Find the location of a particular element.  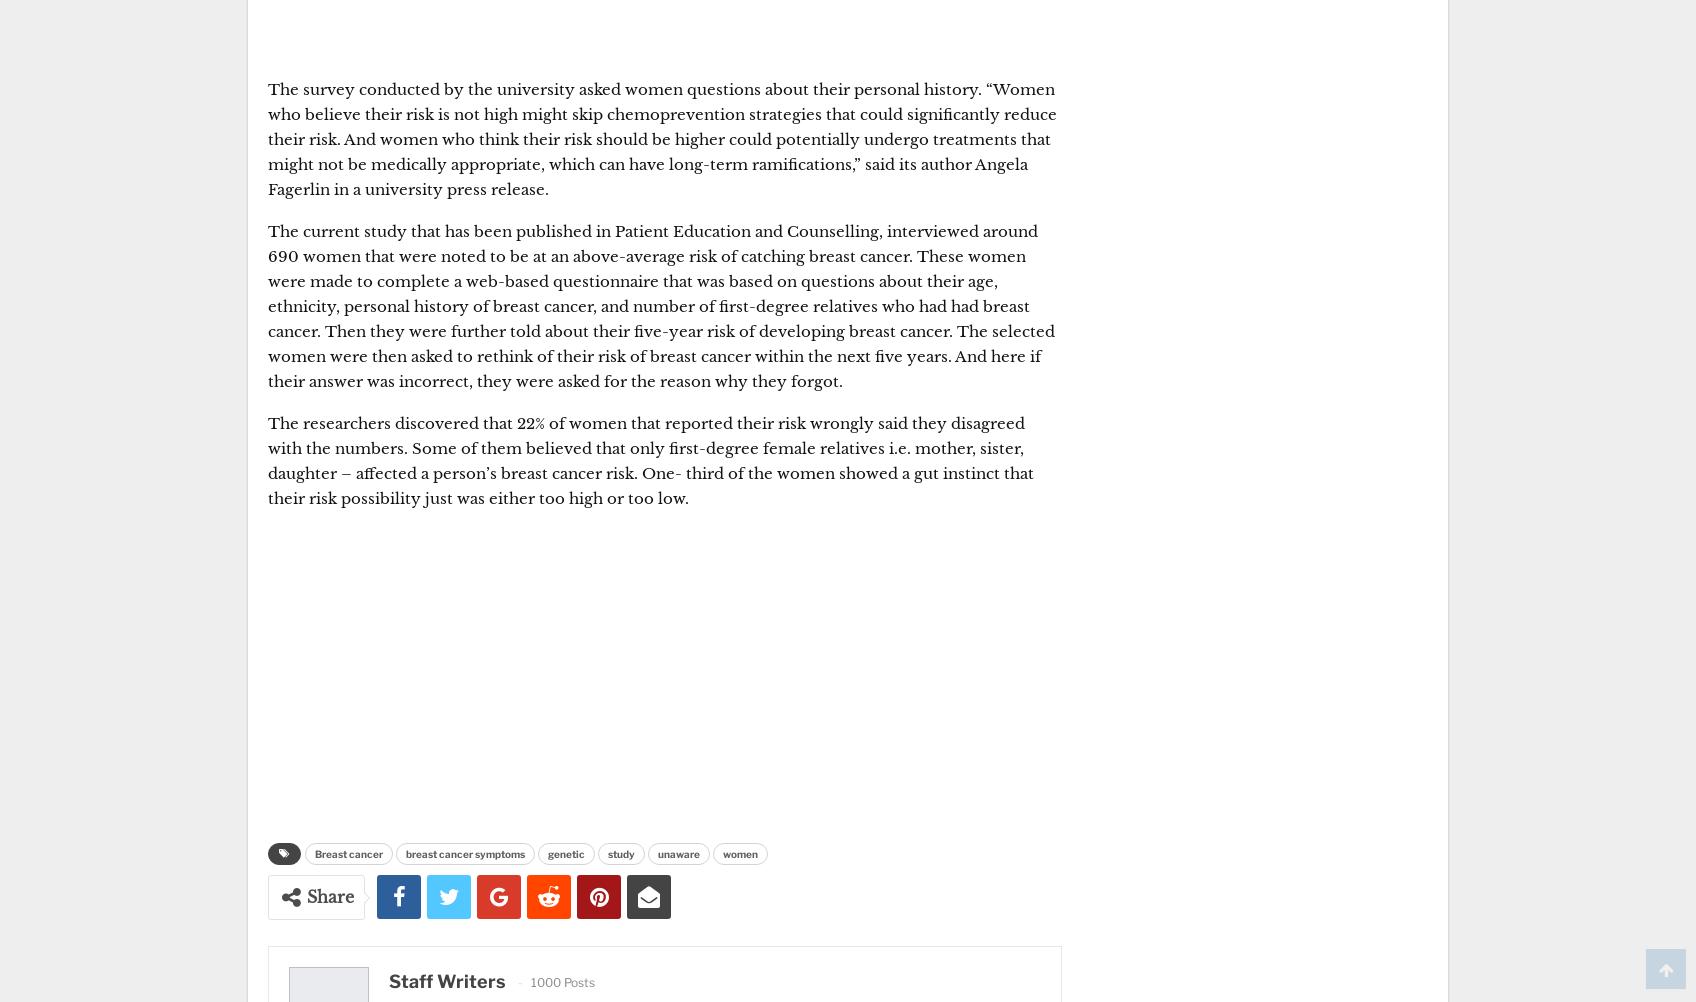

'genetic' is located at coordinates (546, 854).